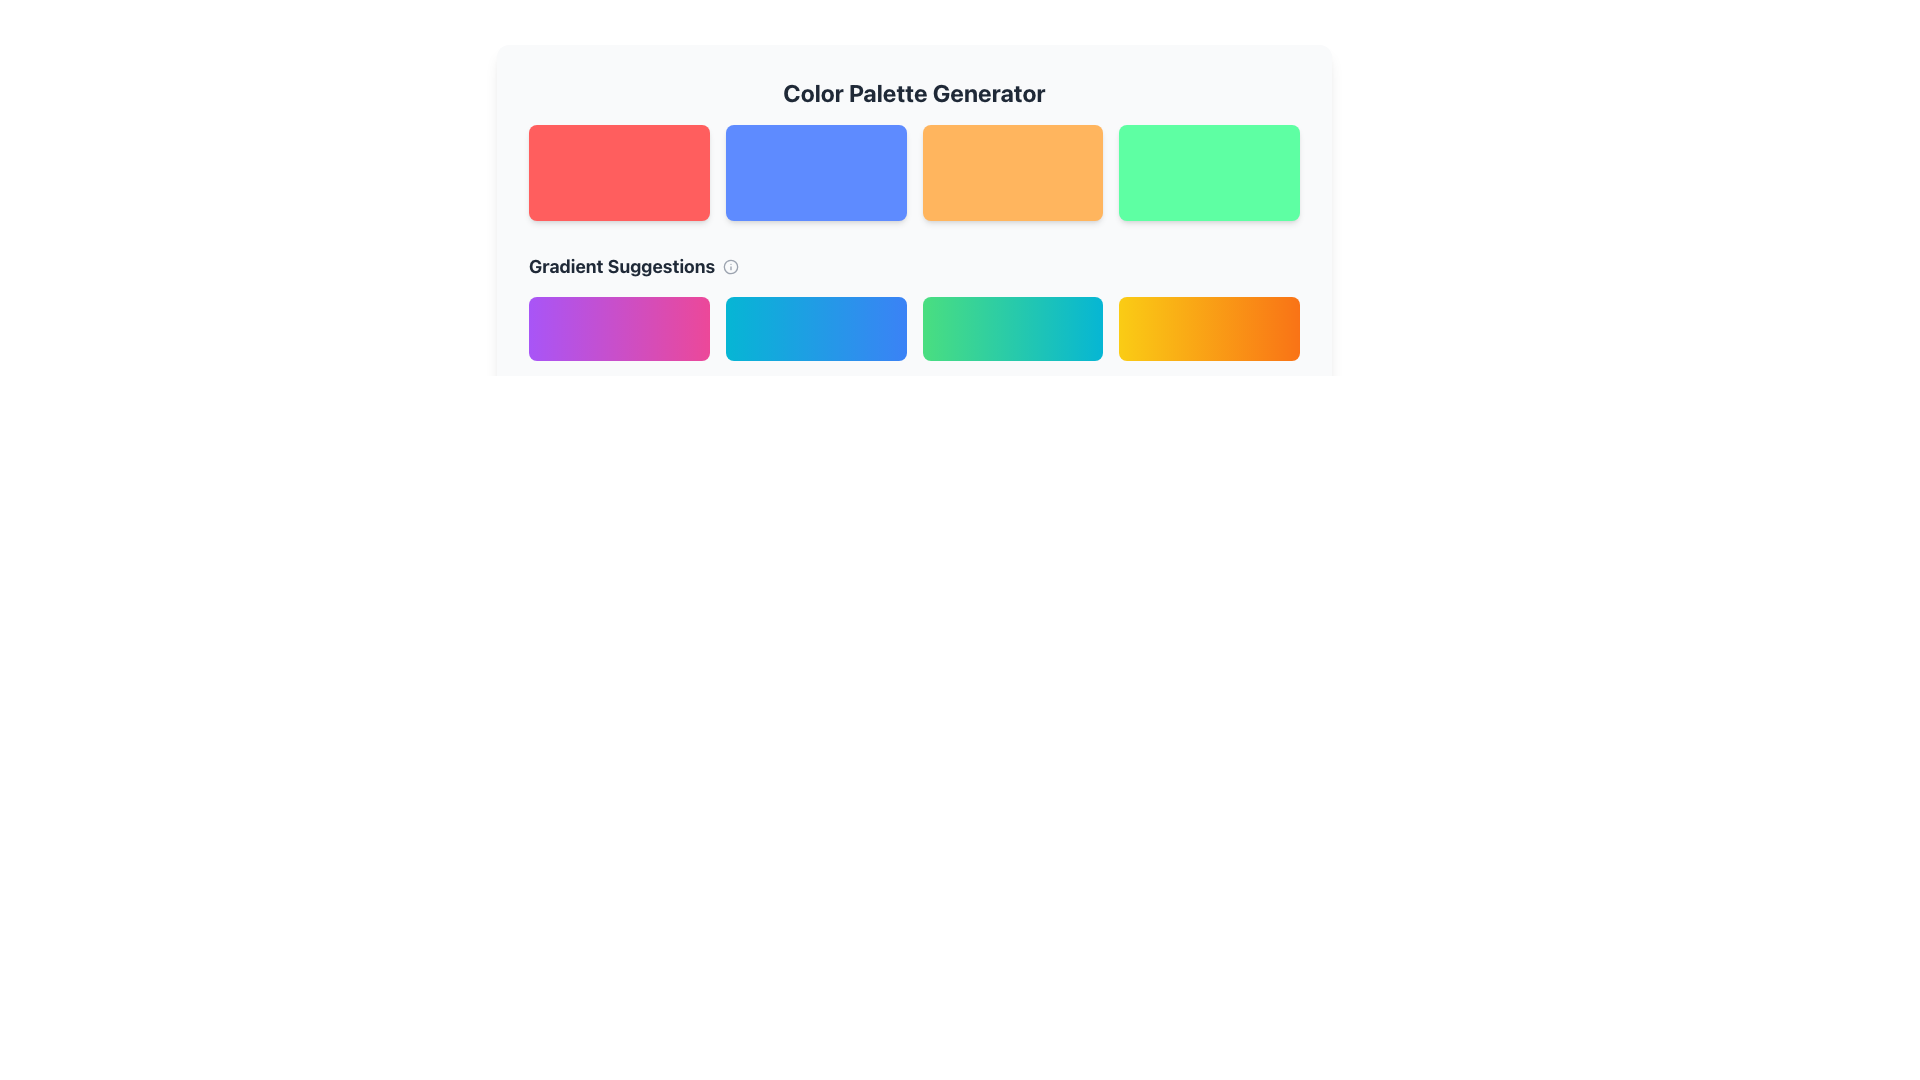 Image resolution: width=1920 pixels, height=1080 pixels. I want to click on the small circular button with a heart icon in gray, located at the bottom-right corner of the red rectangular area, so click(689, 199).